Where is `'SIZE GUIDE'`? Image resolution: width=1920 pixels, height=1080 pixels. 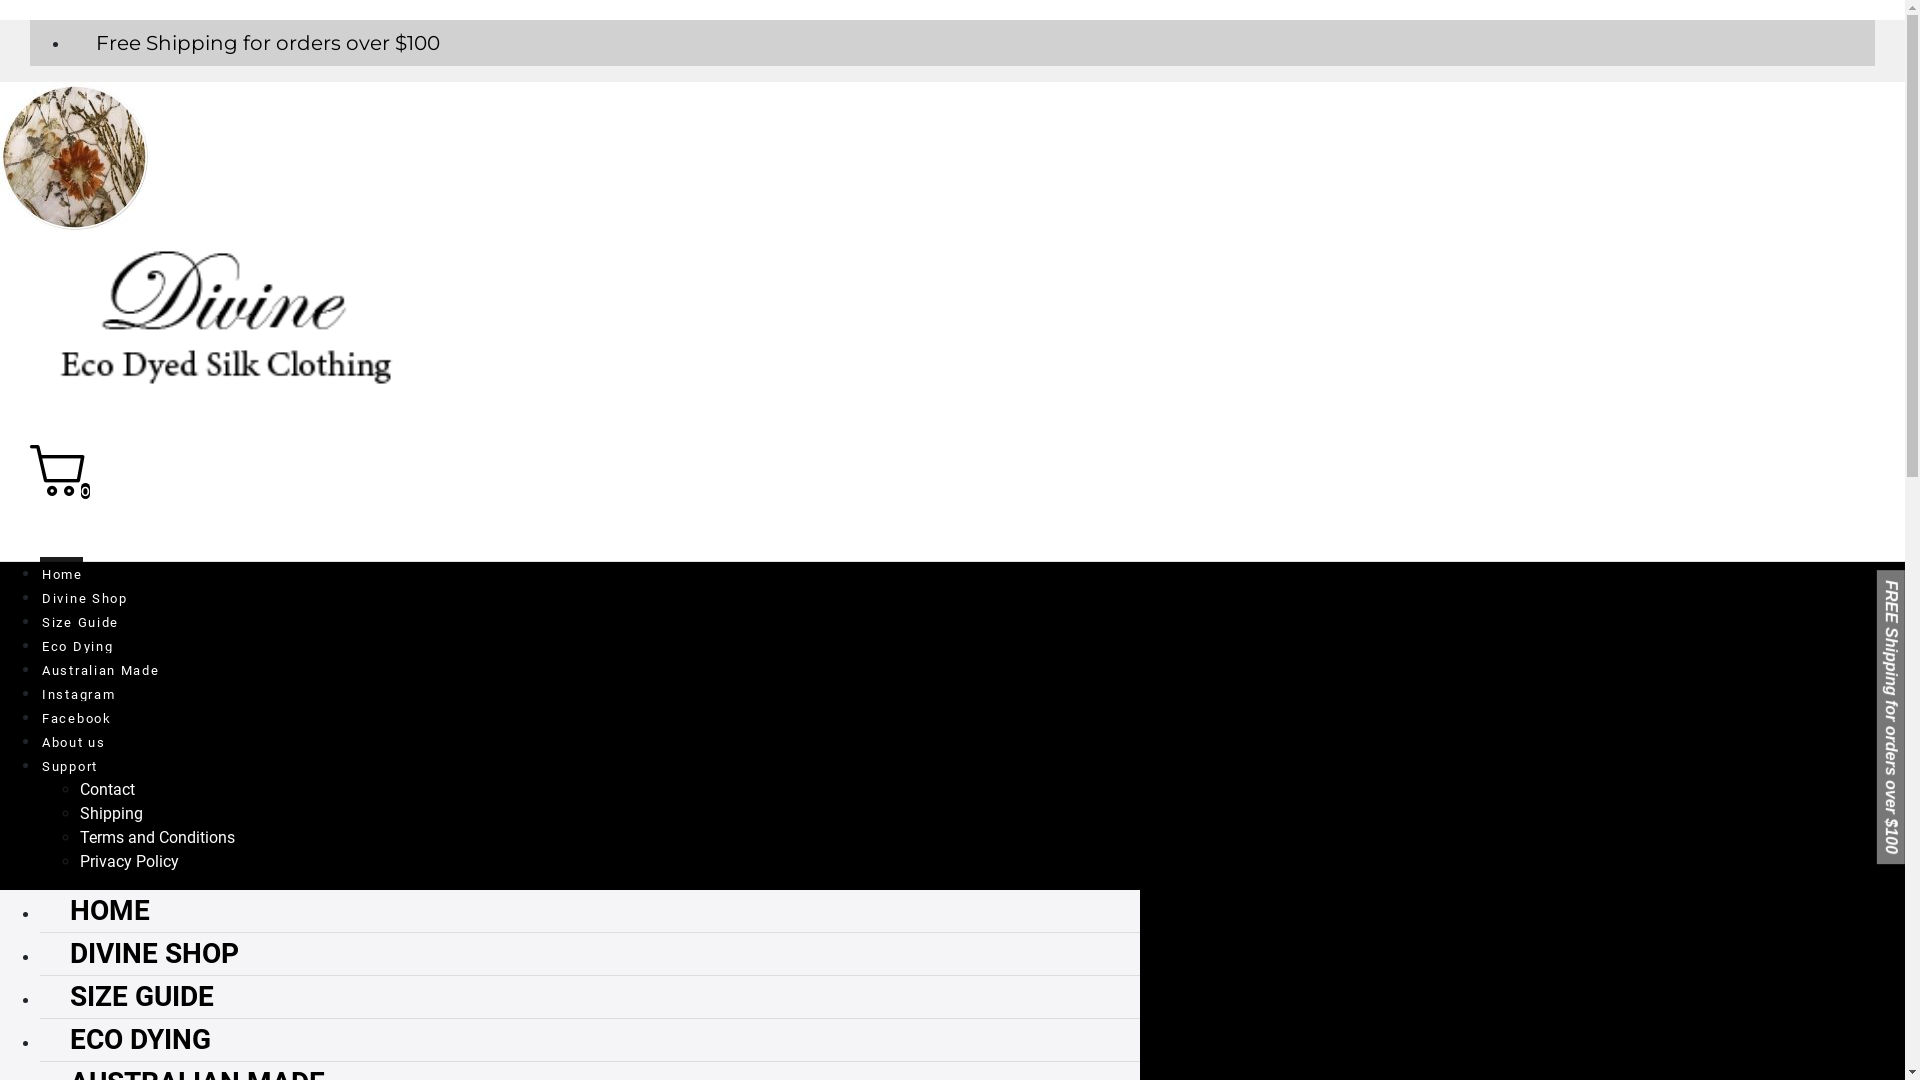 'SIZE GUIDE' is located at coordinates (39, 996).